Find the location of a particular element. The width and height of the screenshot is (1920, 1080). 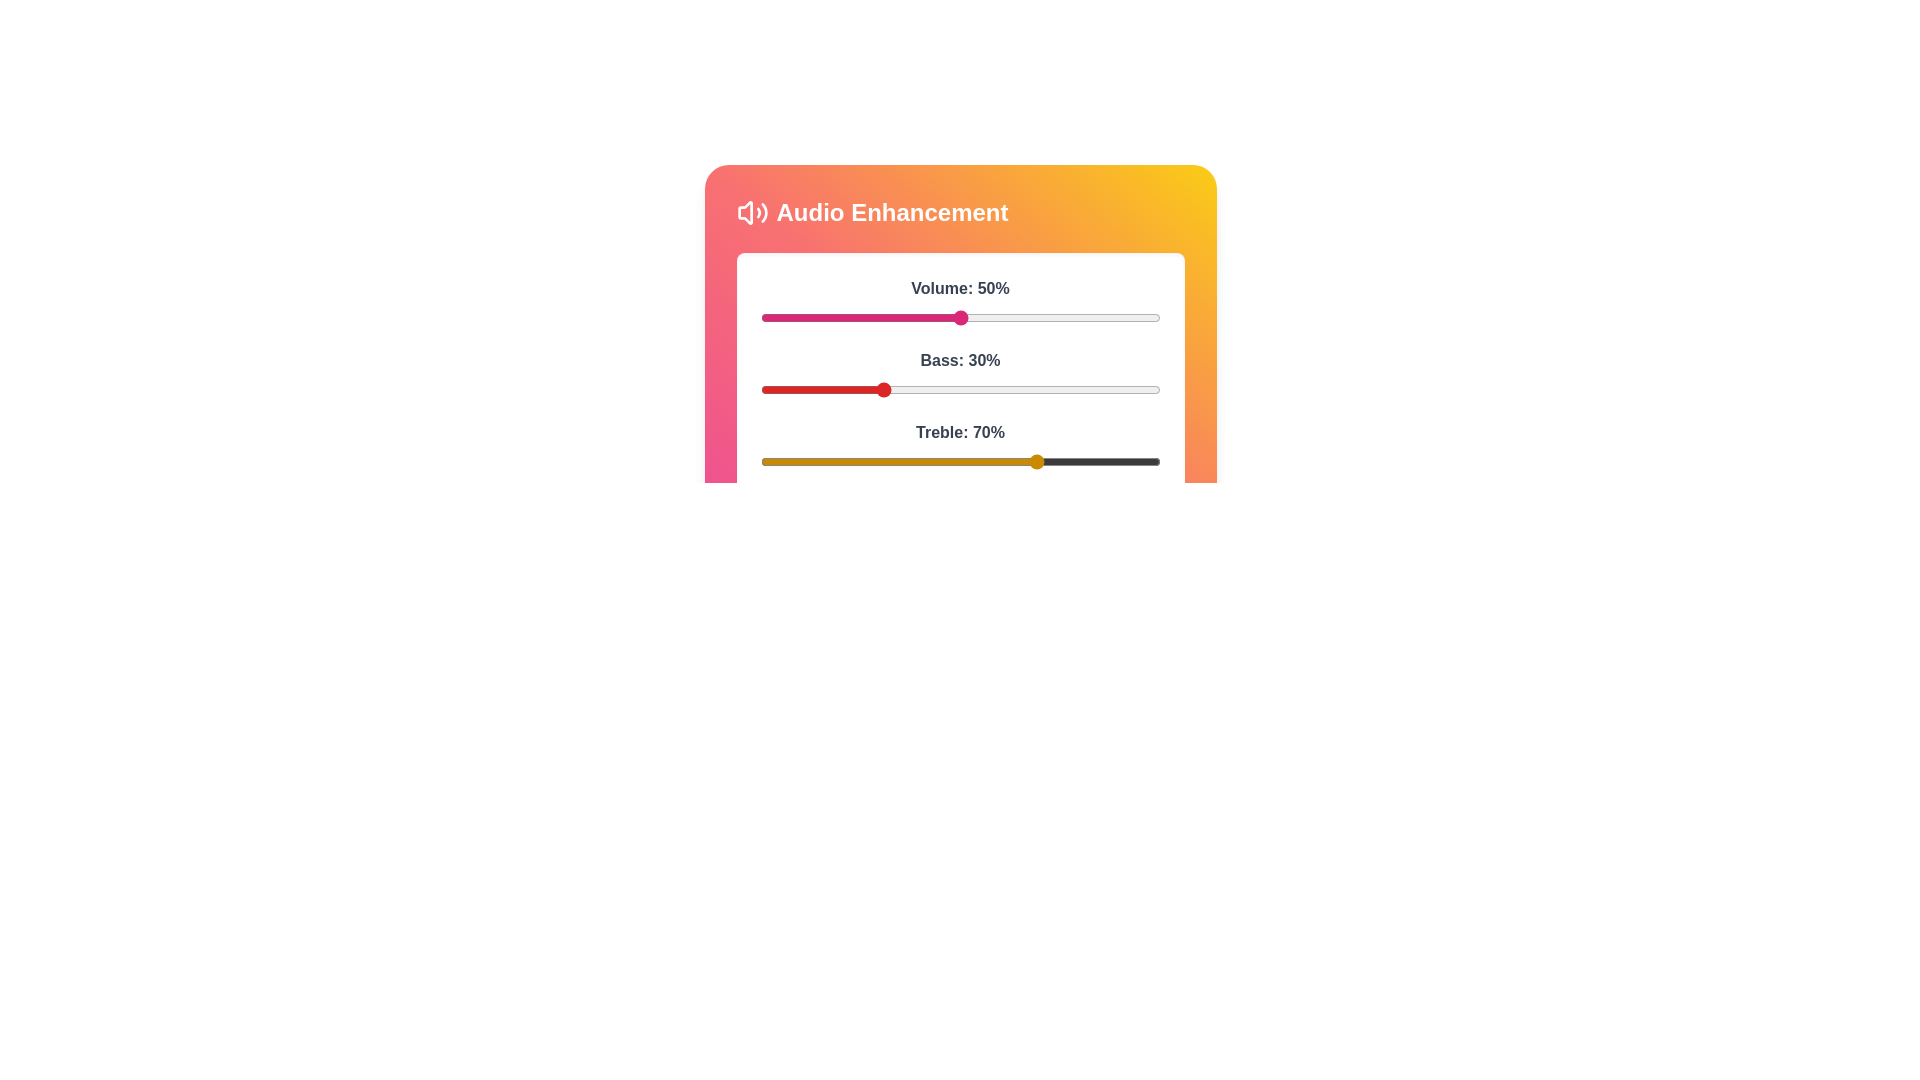

the volume is located at coordinates (1012, 316).